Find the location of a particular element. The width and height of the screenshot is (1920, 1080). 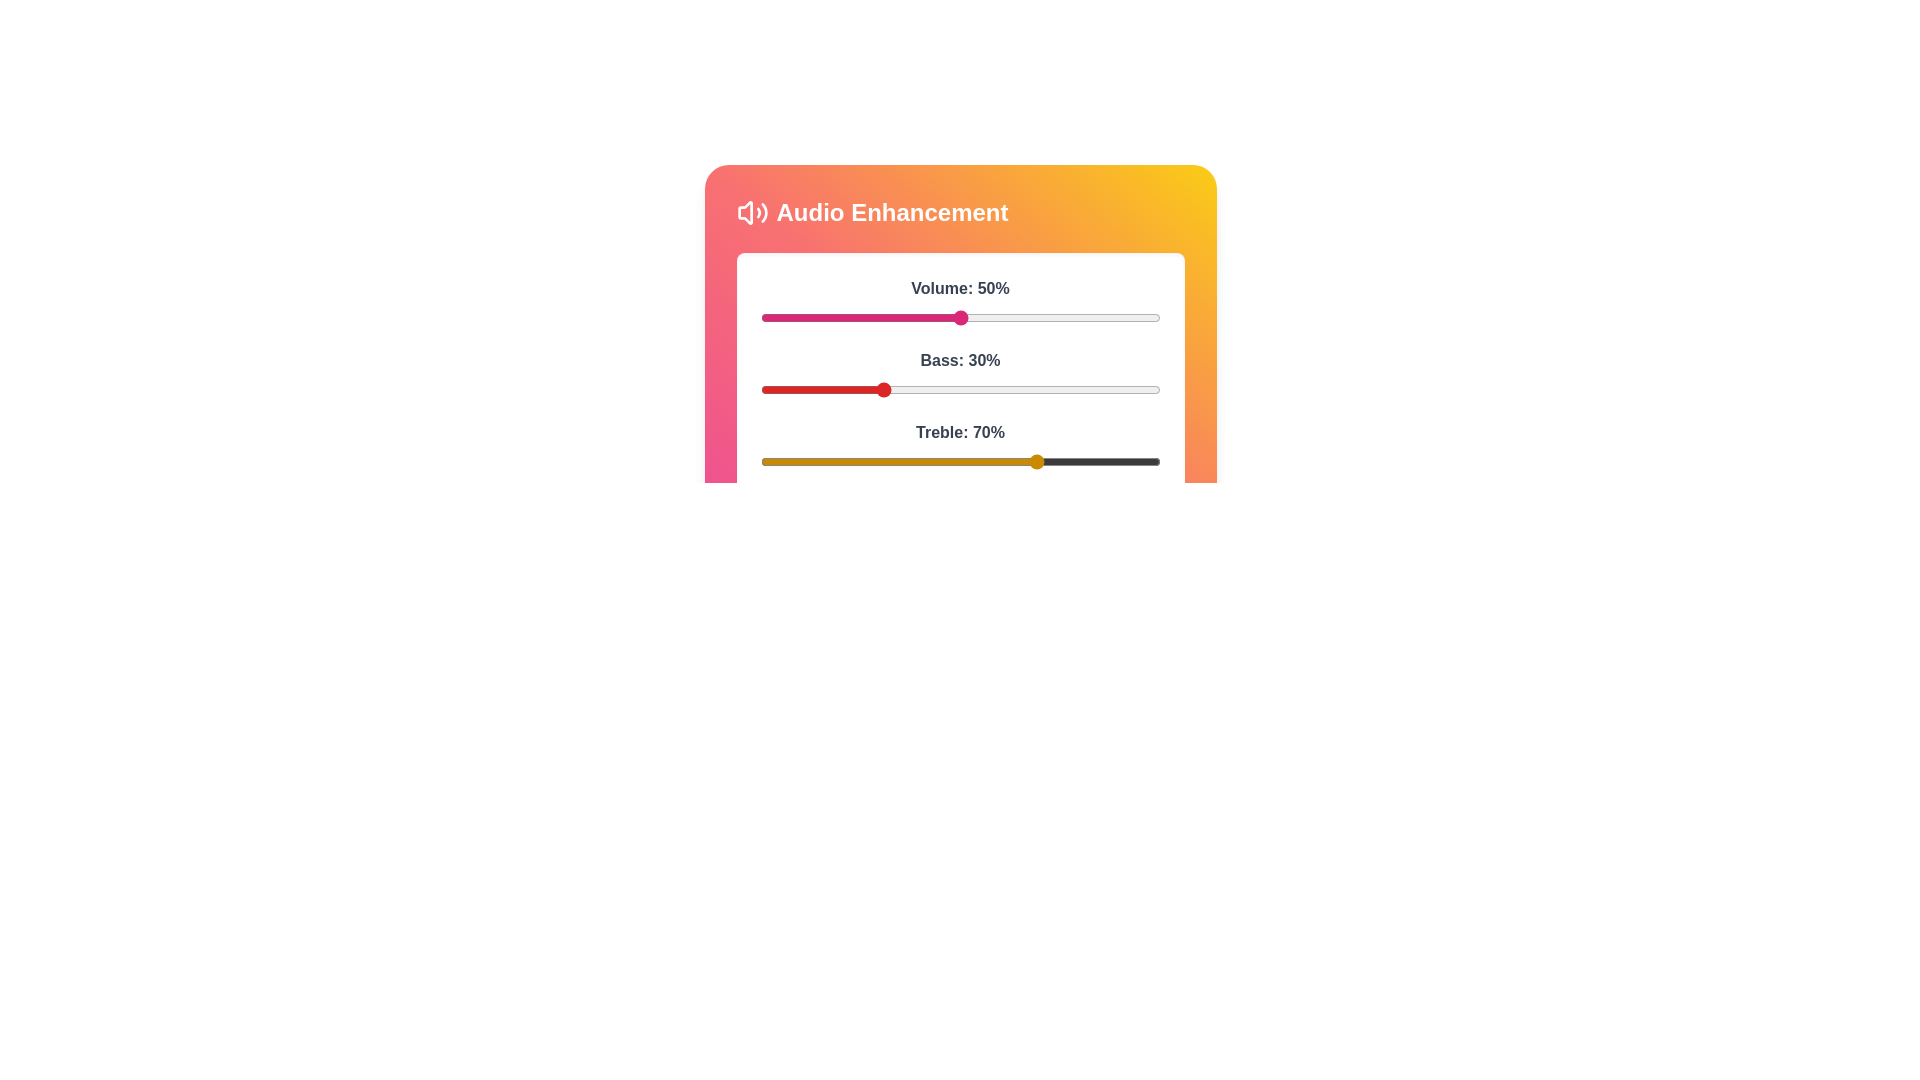

the volume is located at coordinates (1012, 316).